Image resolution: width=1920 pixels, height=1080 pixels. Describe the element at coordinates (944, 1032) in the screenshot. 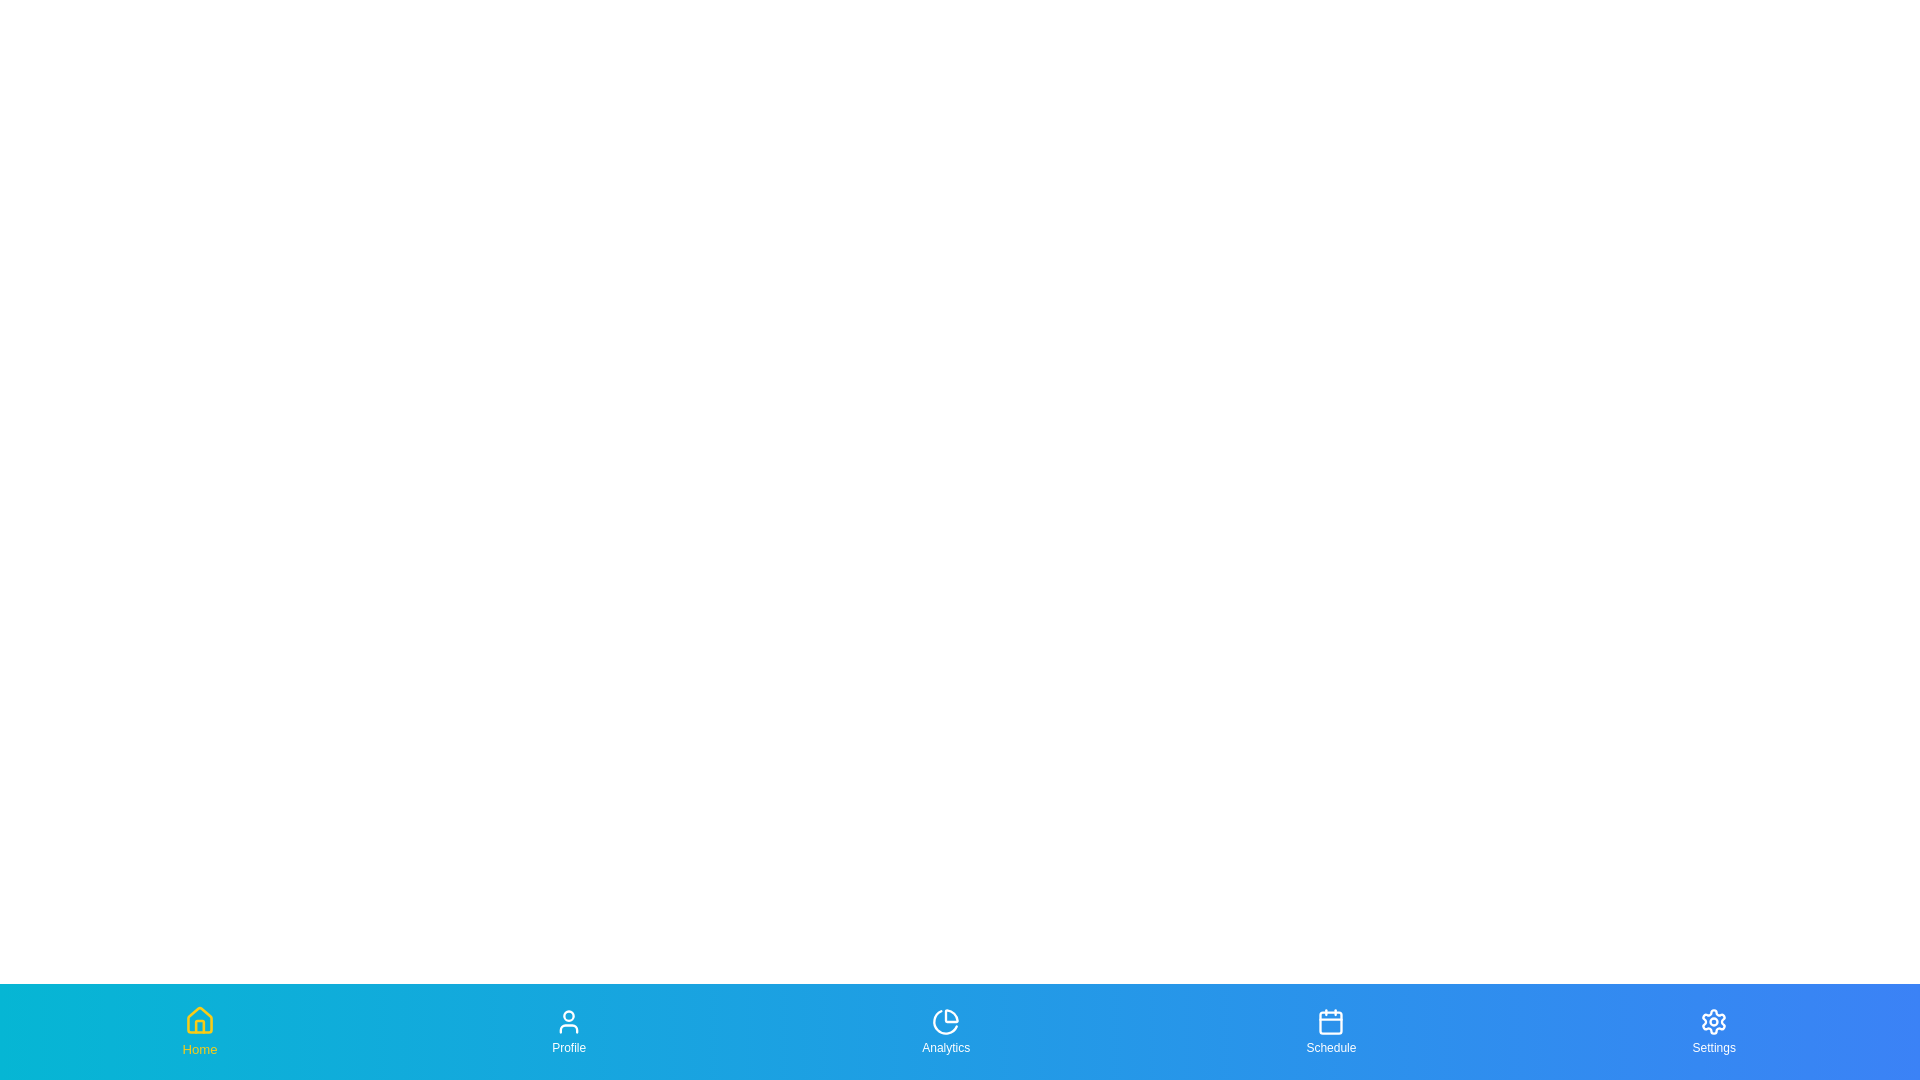

I see `the Analytics tab to highlight it` at that location.